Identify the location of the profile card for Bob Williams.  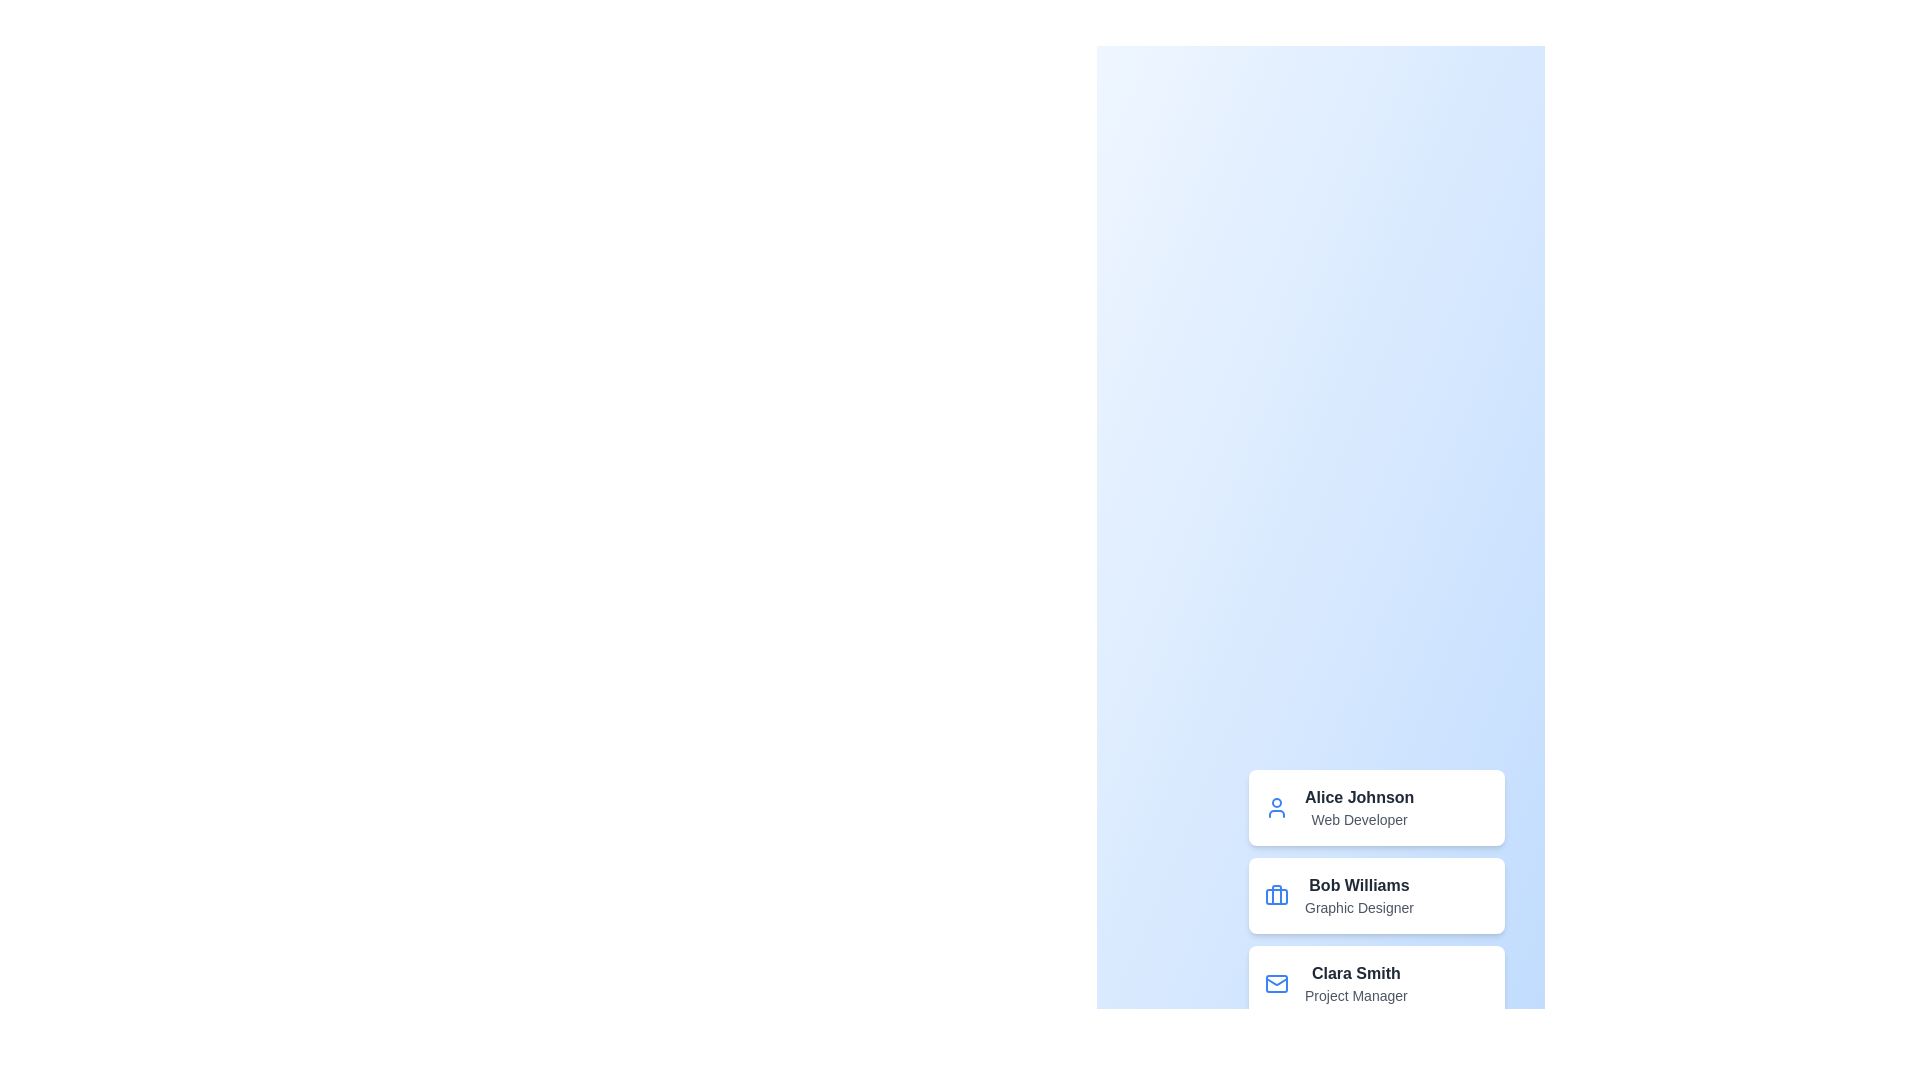
(1376, 894).